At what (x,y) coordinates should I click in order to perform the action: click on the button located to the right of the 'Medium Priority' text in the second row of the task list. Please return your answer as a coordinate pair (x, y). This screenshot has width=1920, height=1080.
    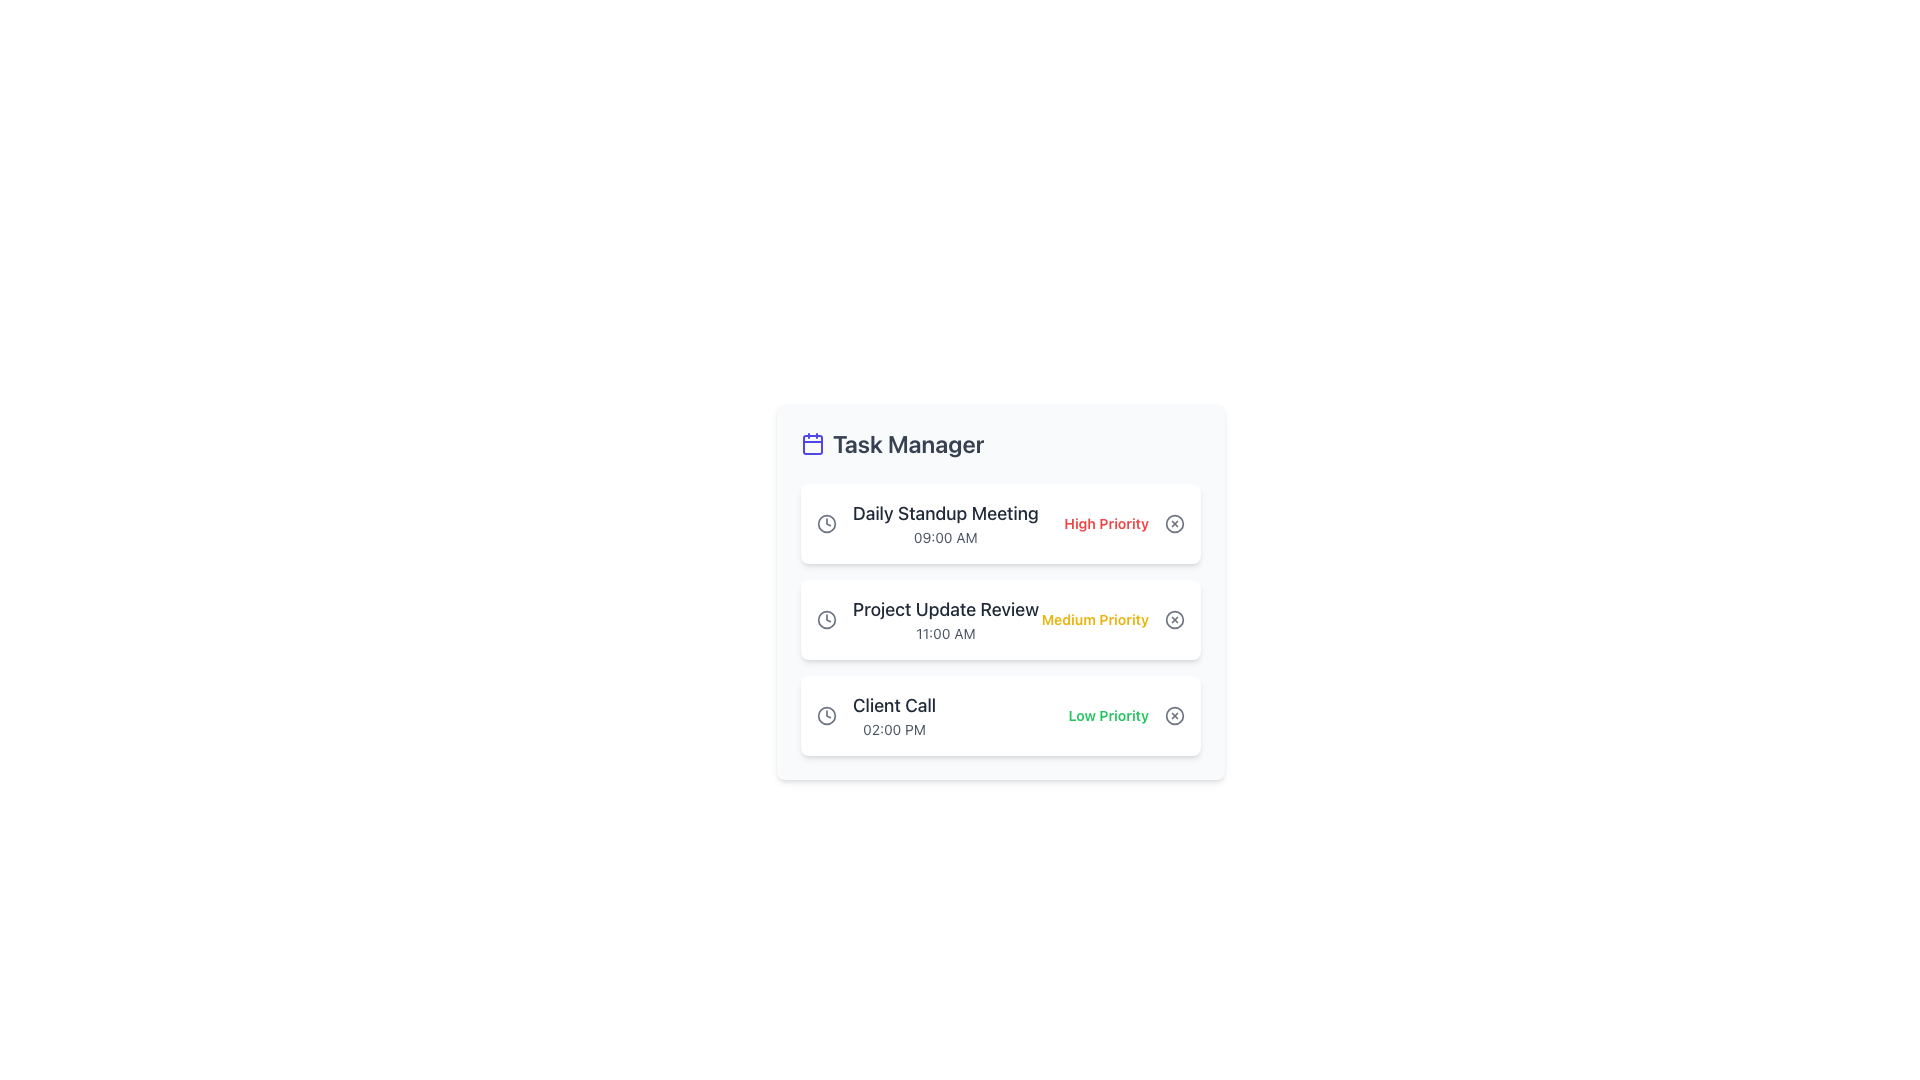
    Looking at the image, I should click on (1175, 619).